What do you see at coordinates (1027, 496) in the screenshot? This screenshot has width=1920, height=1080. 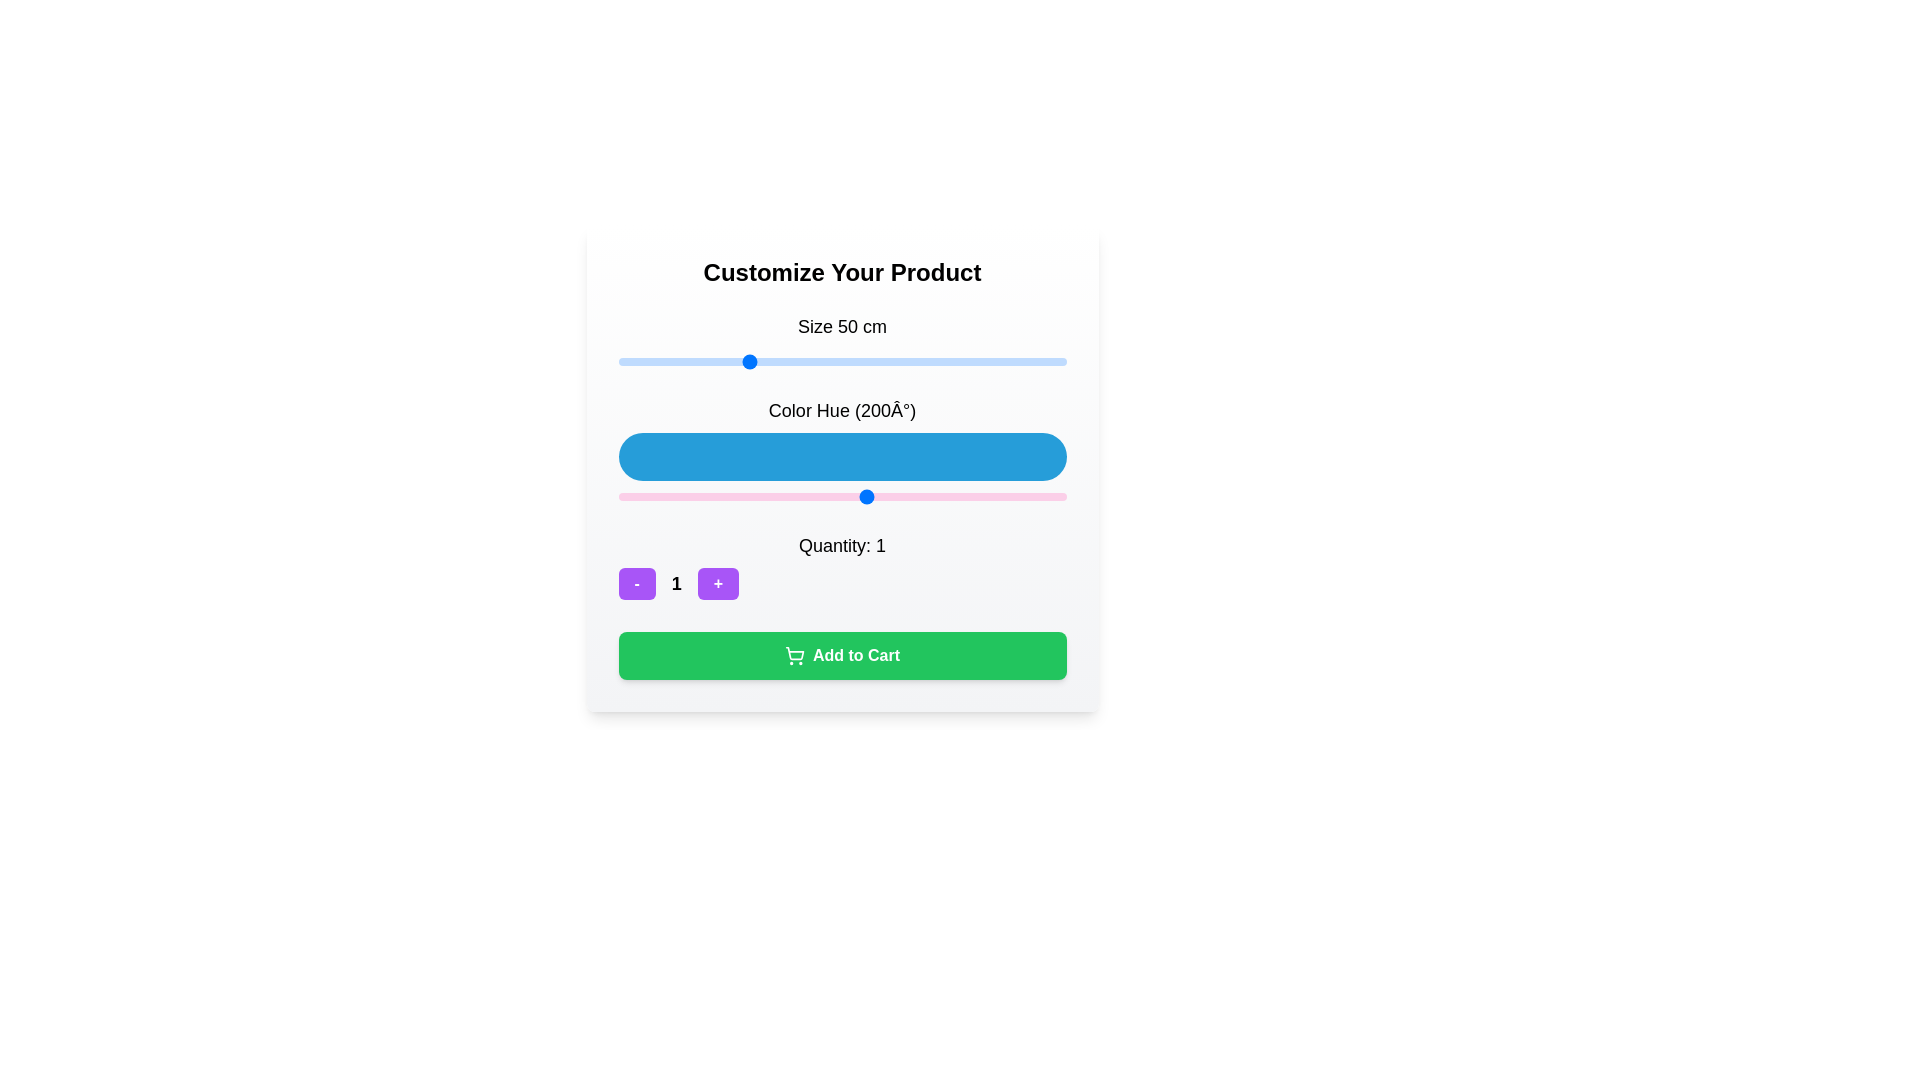 I see `the color hue` at bounding box center [1027, 496].